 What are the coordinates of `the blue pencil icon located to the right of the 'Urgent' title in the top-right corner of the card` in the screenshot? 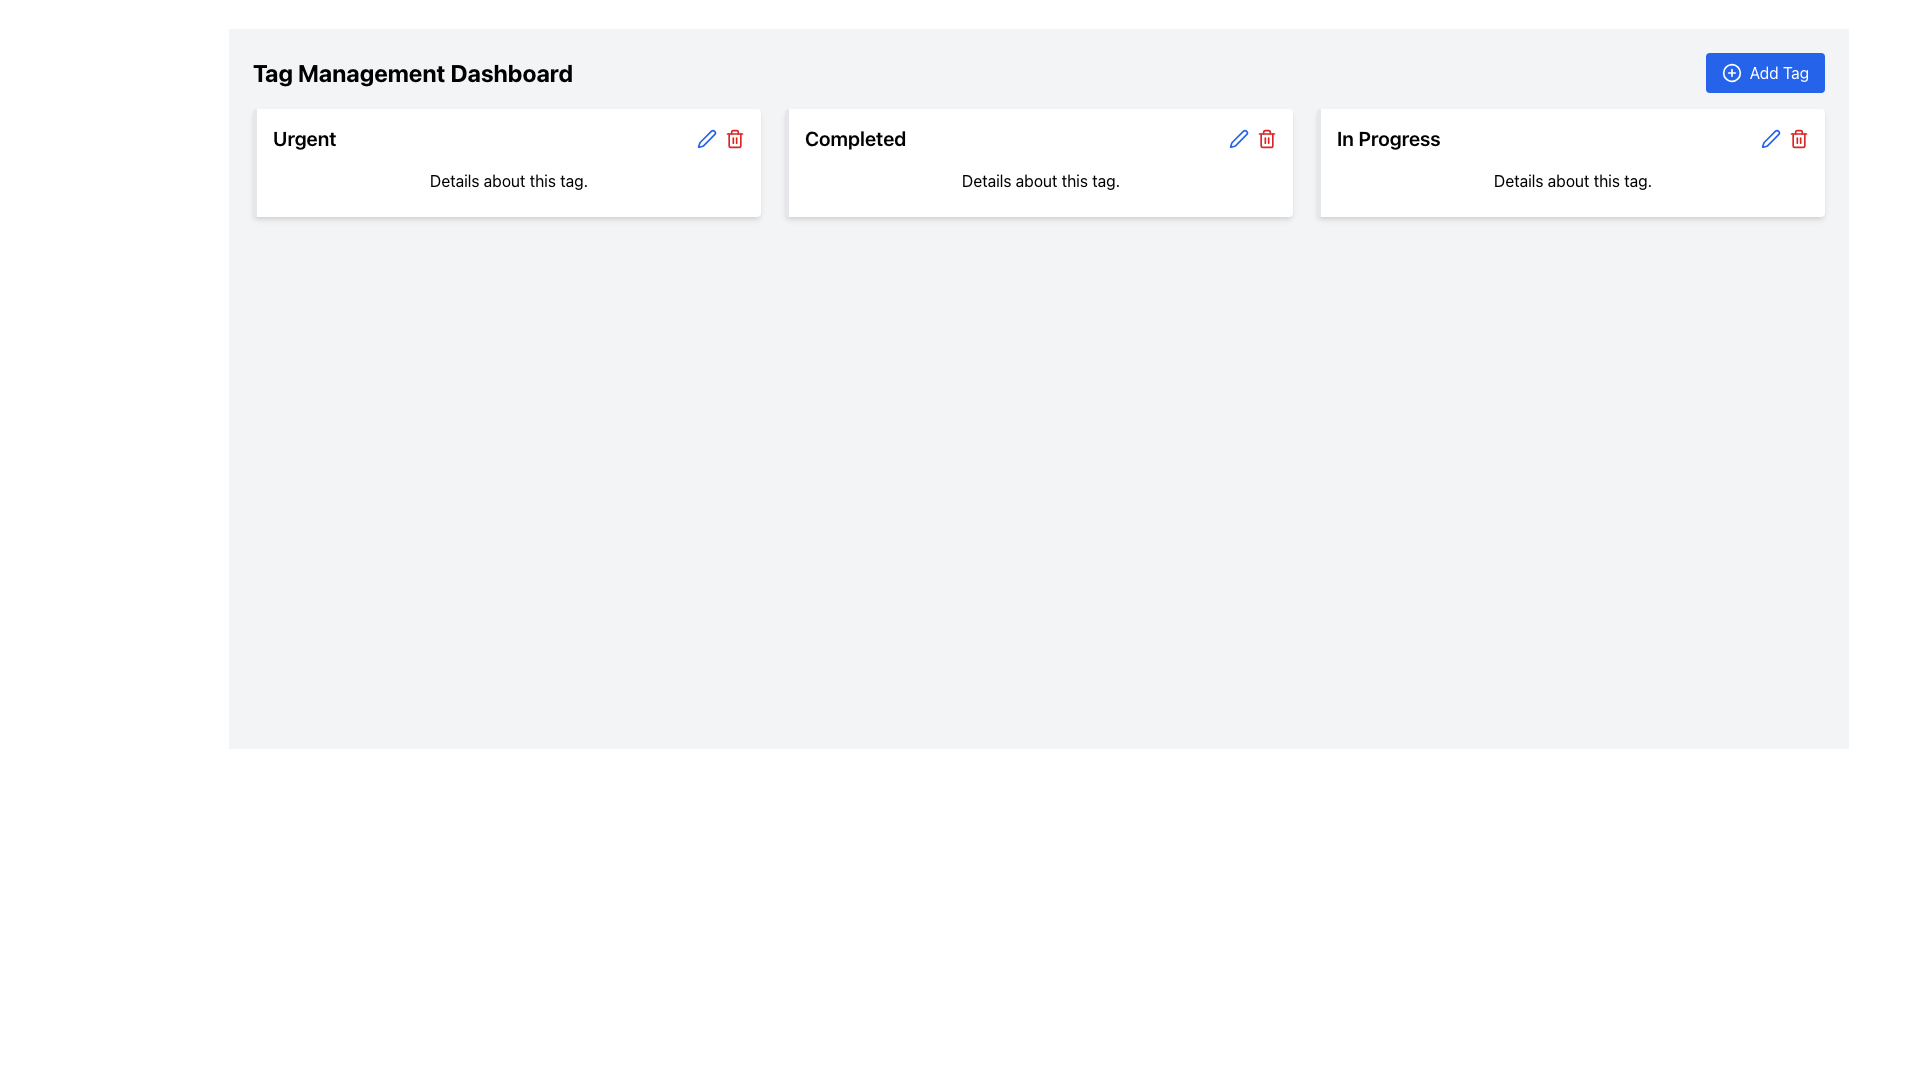 It's located at (720, 137).